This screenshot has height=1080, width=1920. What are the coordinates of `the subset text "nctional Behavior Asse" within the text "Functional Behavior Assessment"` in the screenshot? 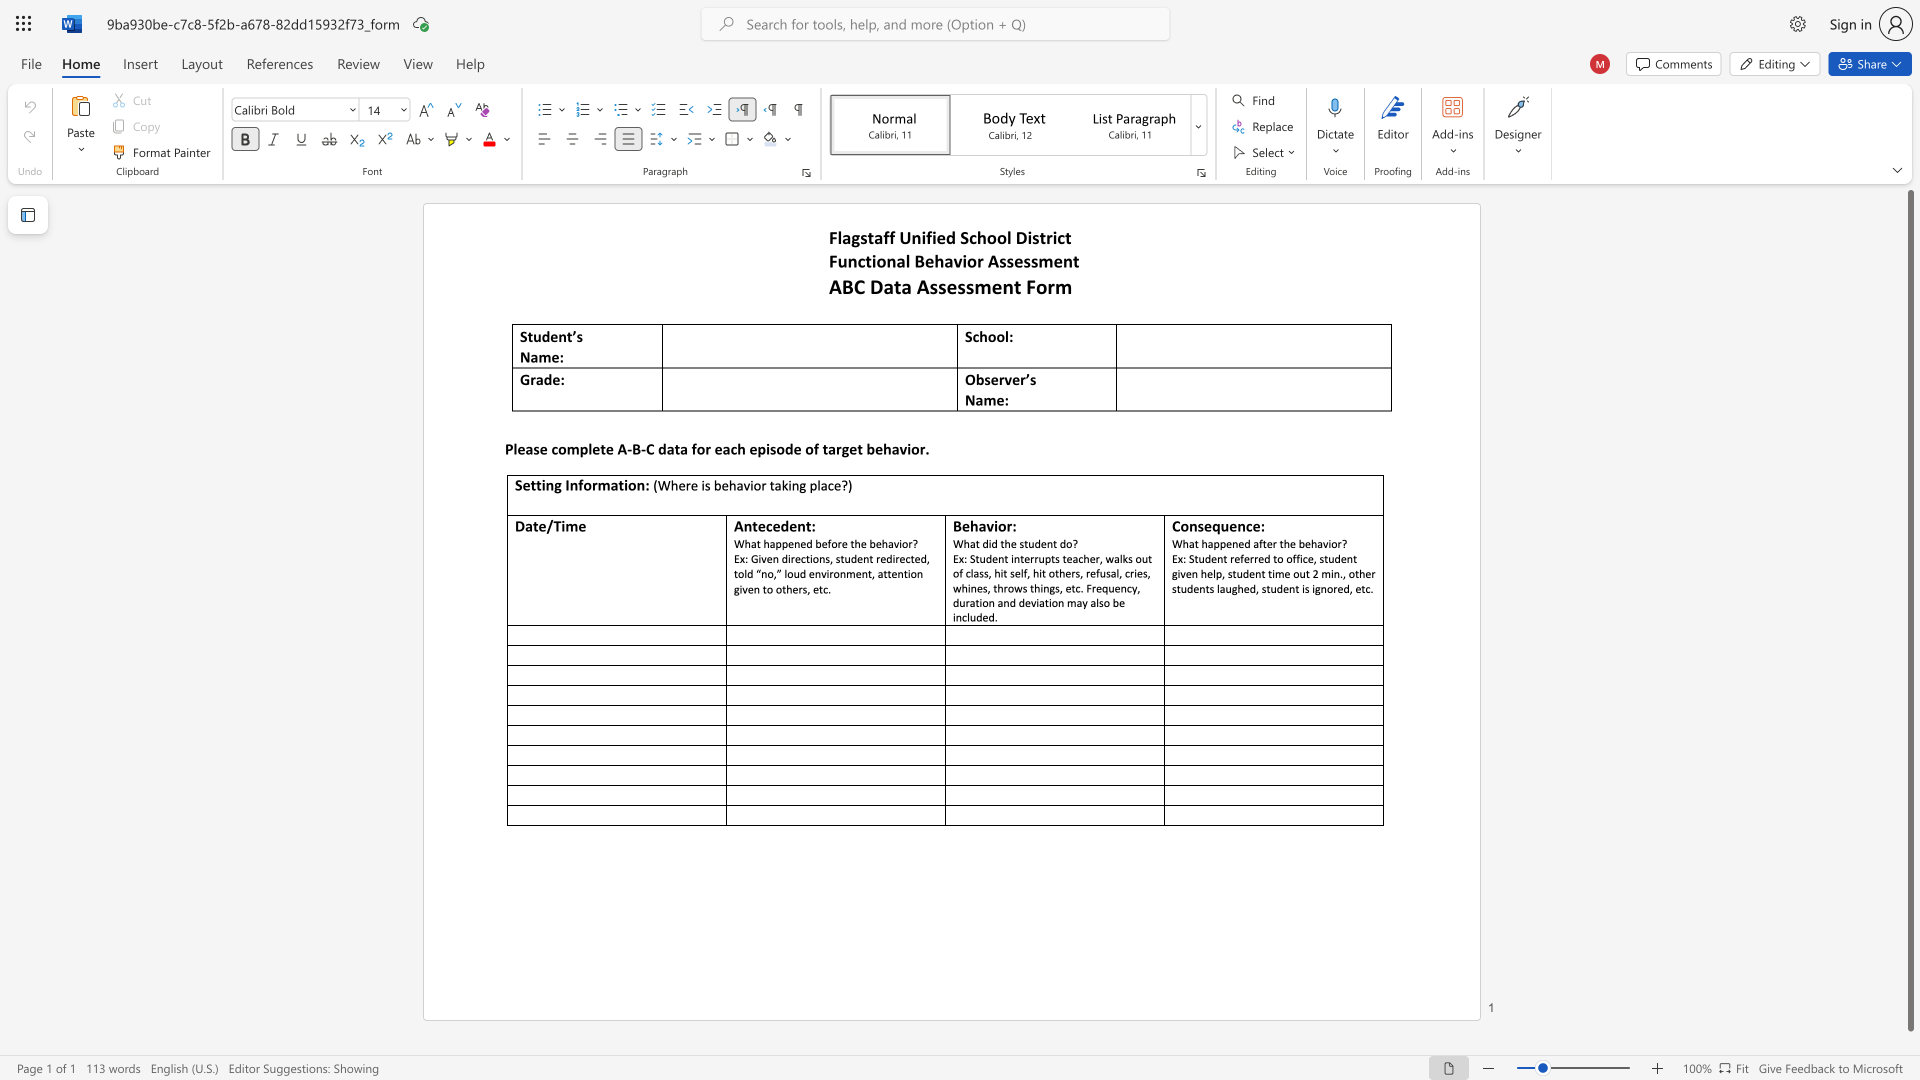 It's located at (847, 260).